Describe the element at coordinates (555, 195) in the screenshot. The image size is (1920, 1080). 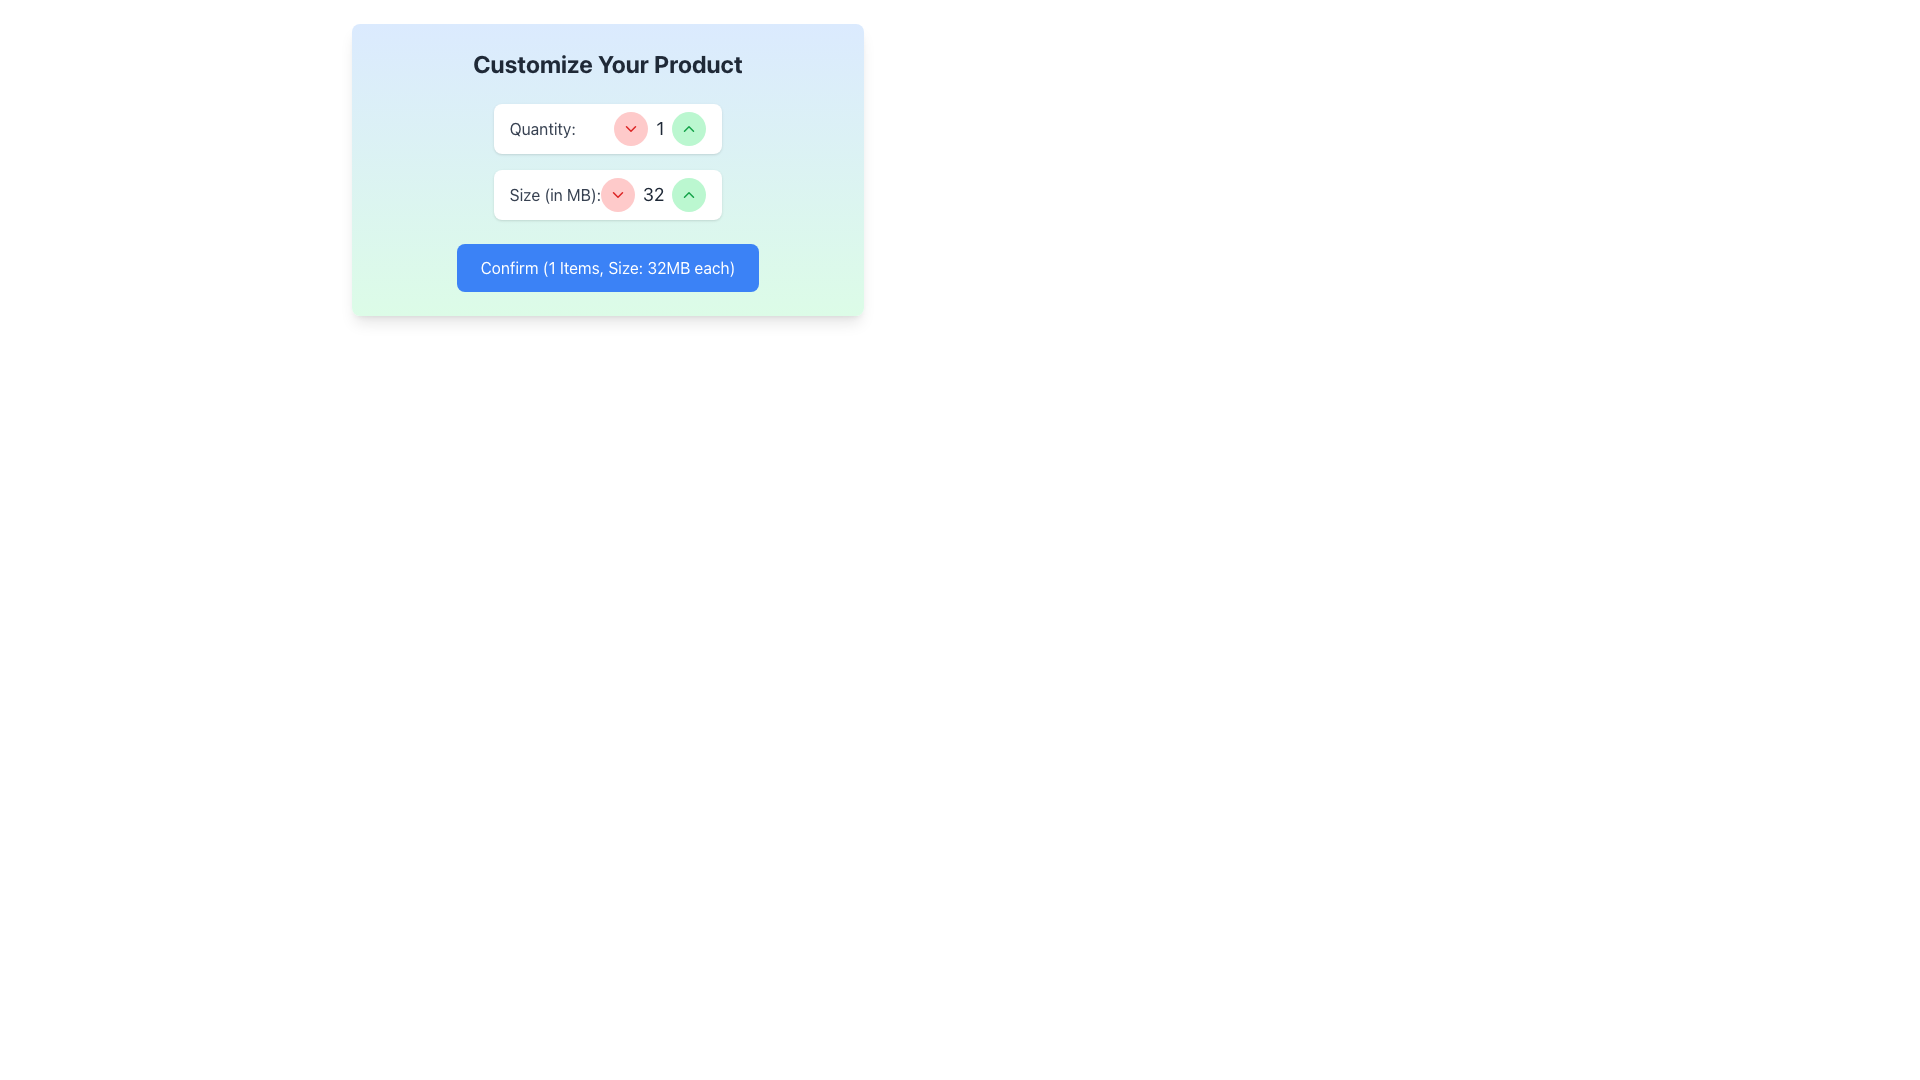
I see `the label displaying 'Size (in MB):' which is styled with a gray font color and positioned next to the numerical value '32' in a card-like UI component` at that location.